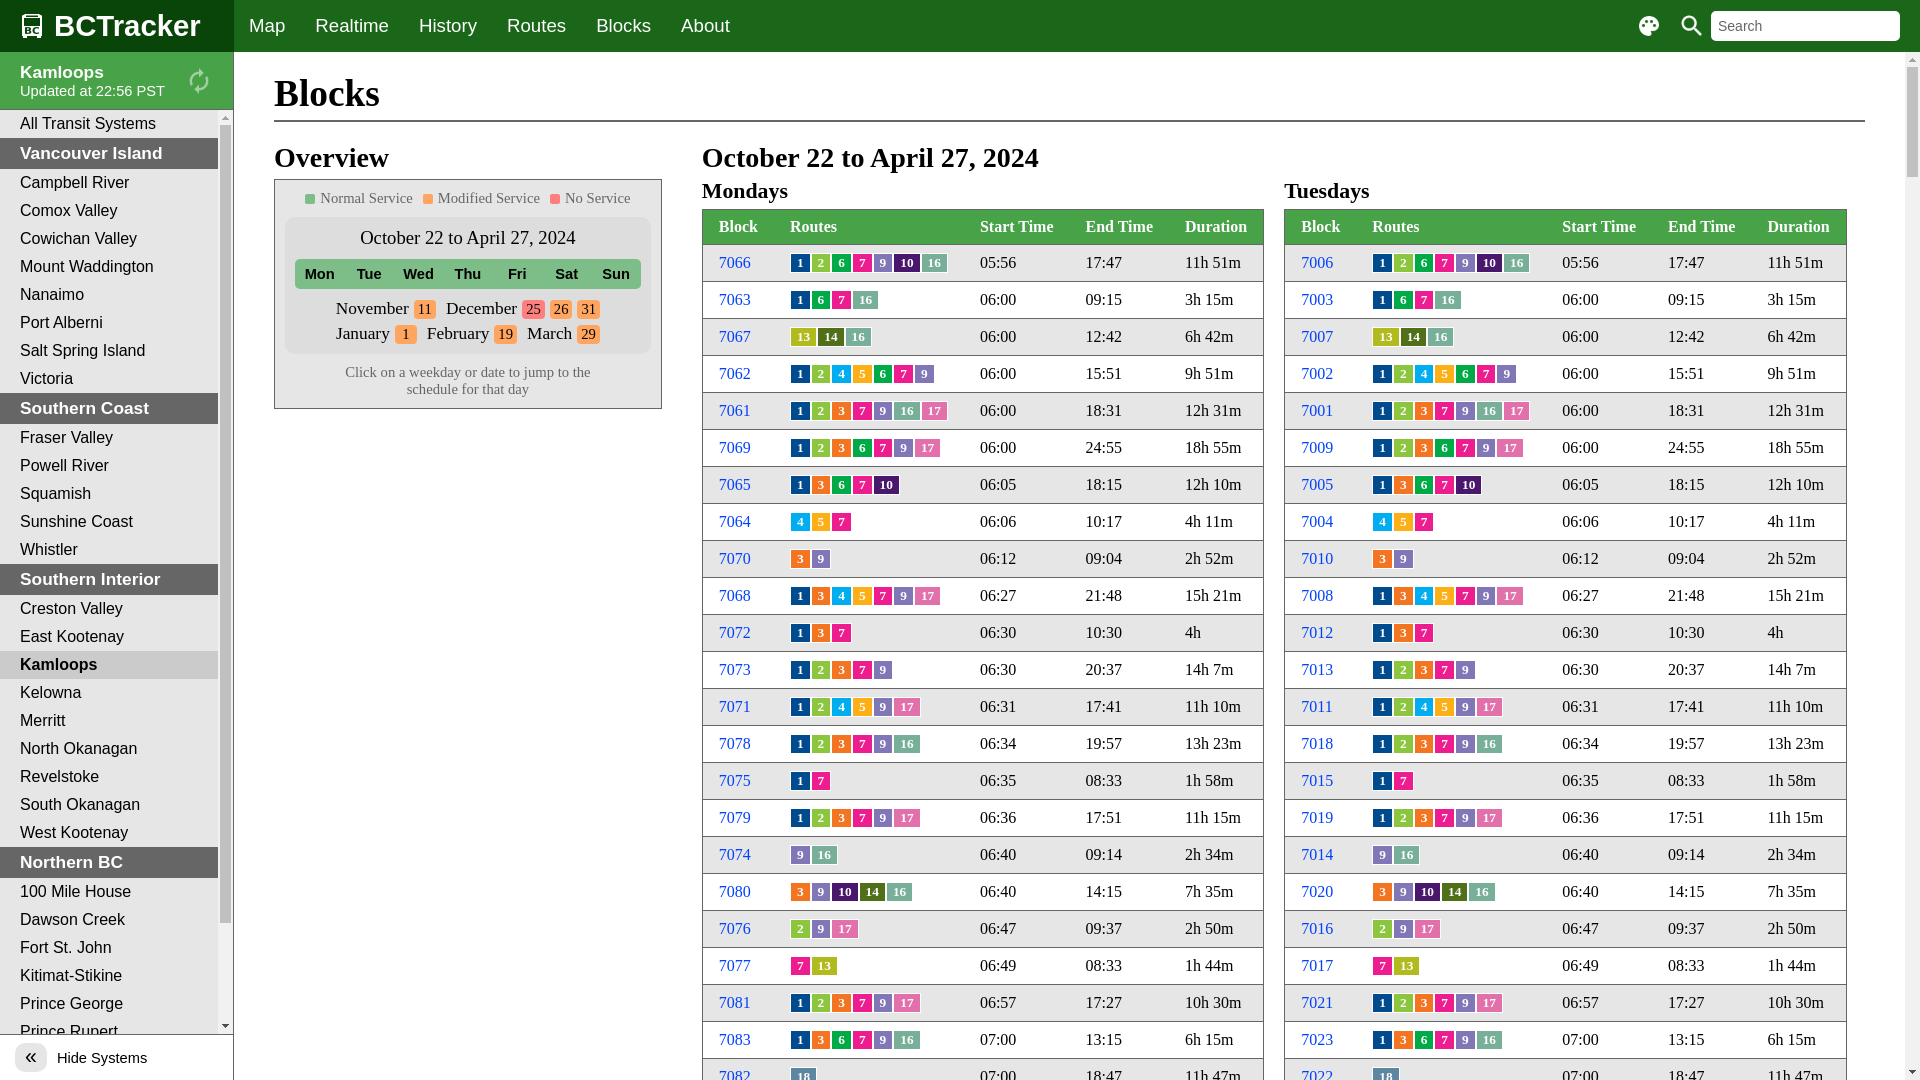 The height and width of the screenshot is (1080, 1920). I want to click on '3', so click(841, 410).